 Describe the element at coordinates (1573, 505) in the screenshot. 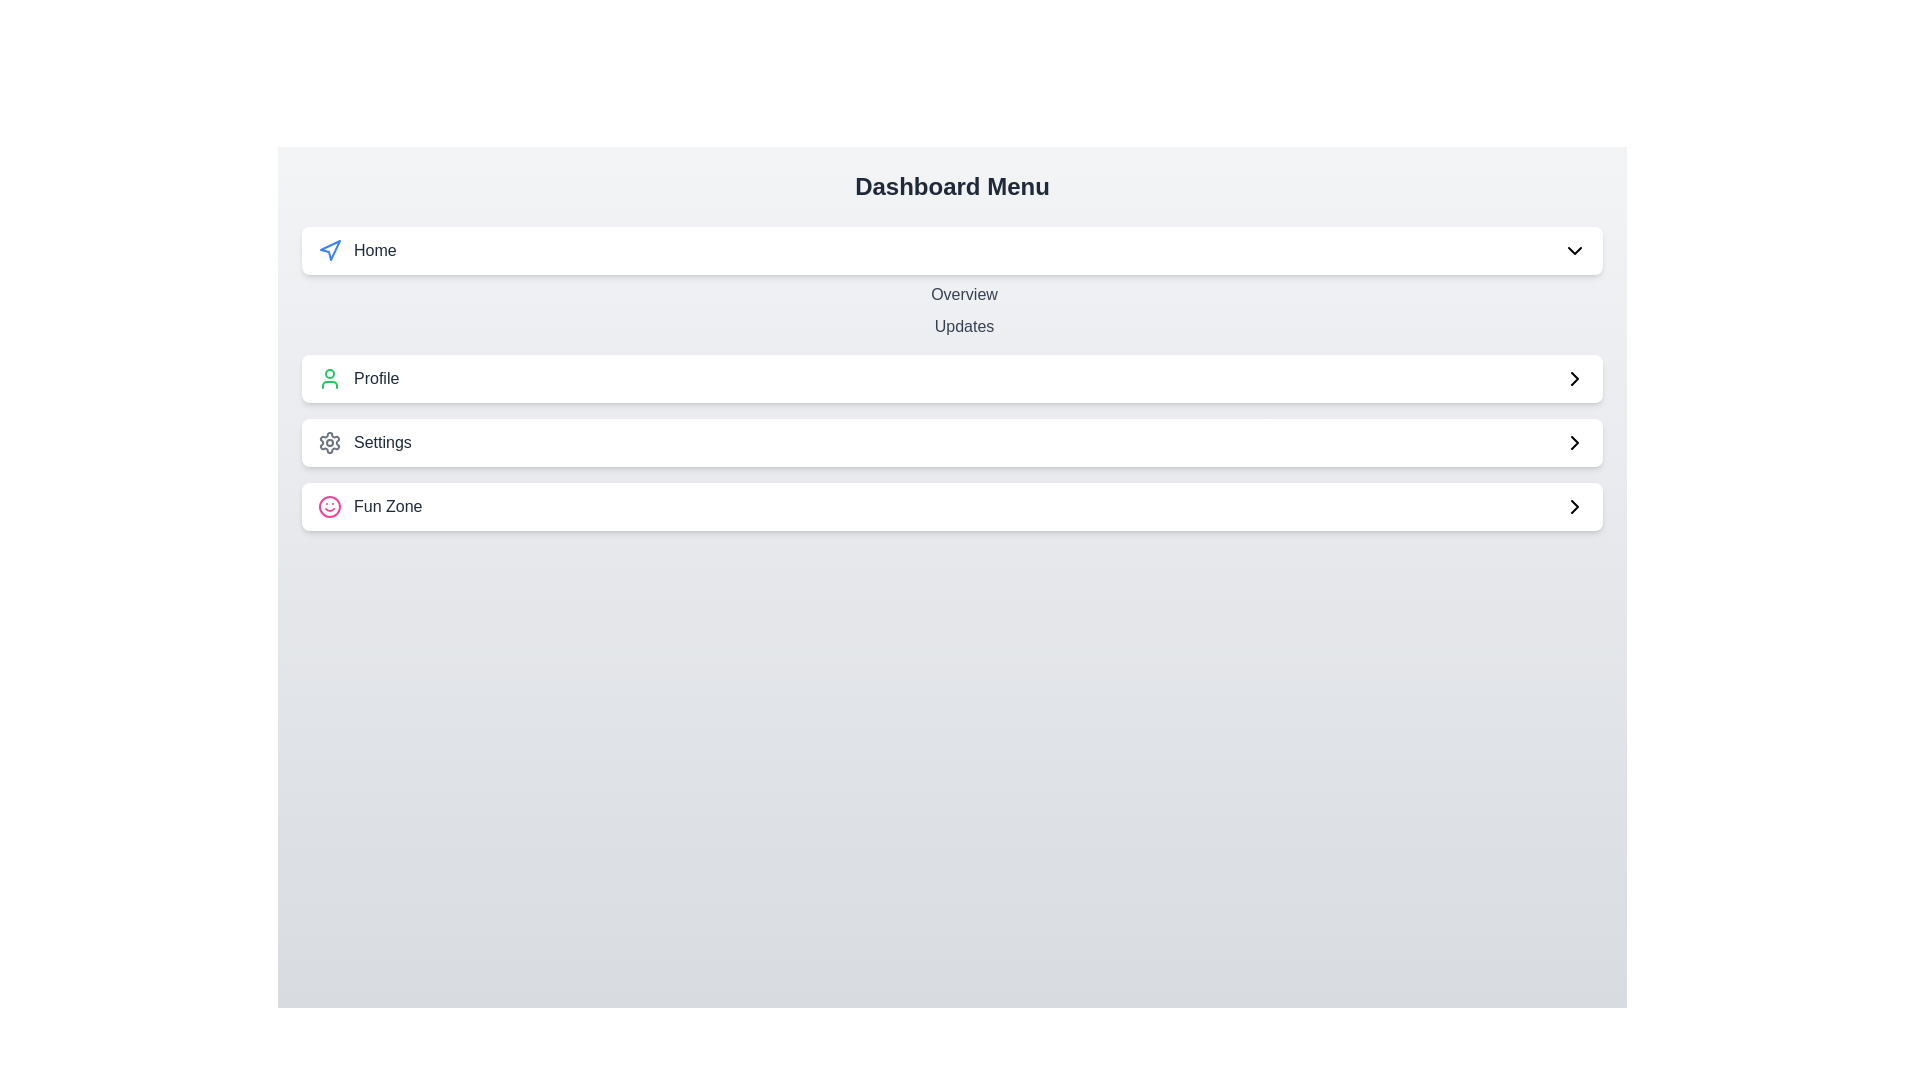

I see `the navigation indicator for the 'Fun Zone' section, located in the fourth block of the menu, aligned to the far right side next to the 'Fun Zone' label` at that location.